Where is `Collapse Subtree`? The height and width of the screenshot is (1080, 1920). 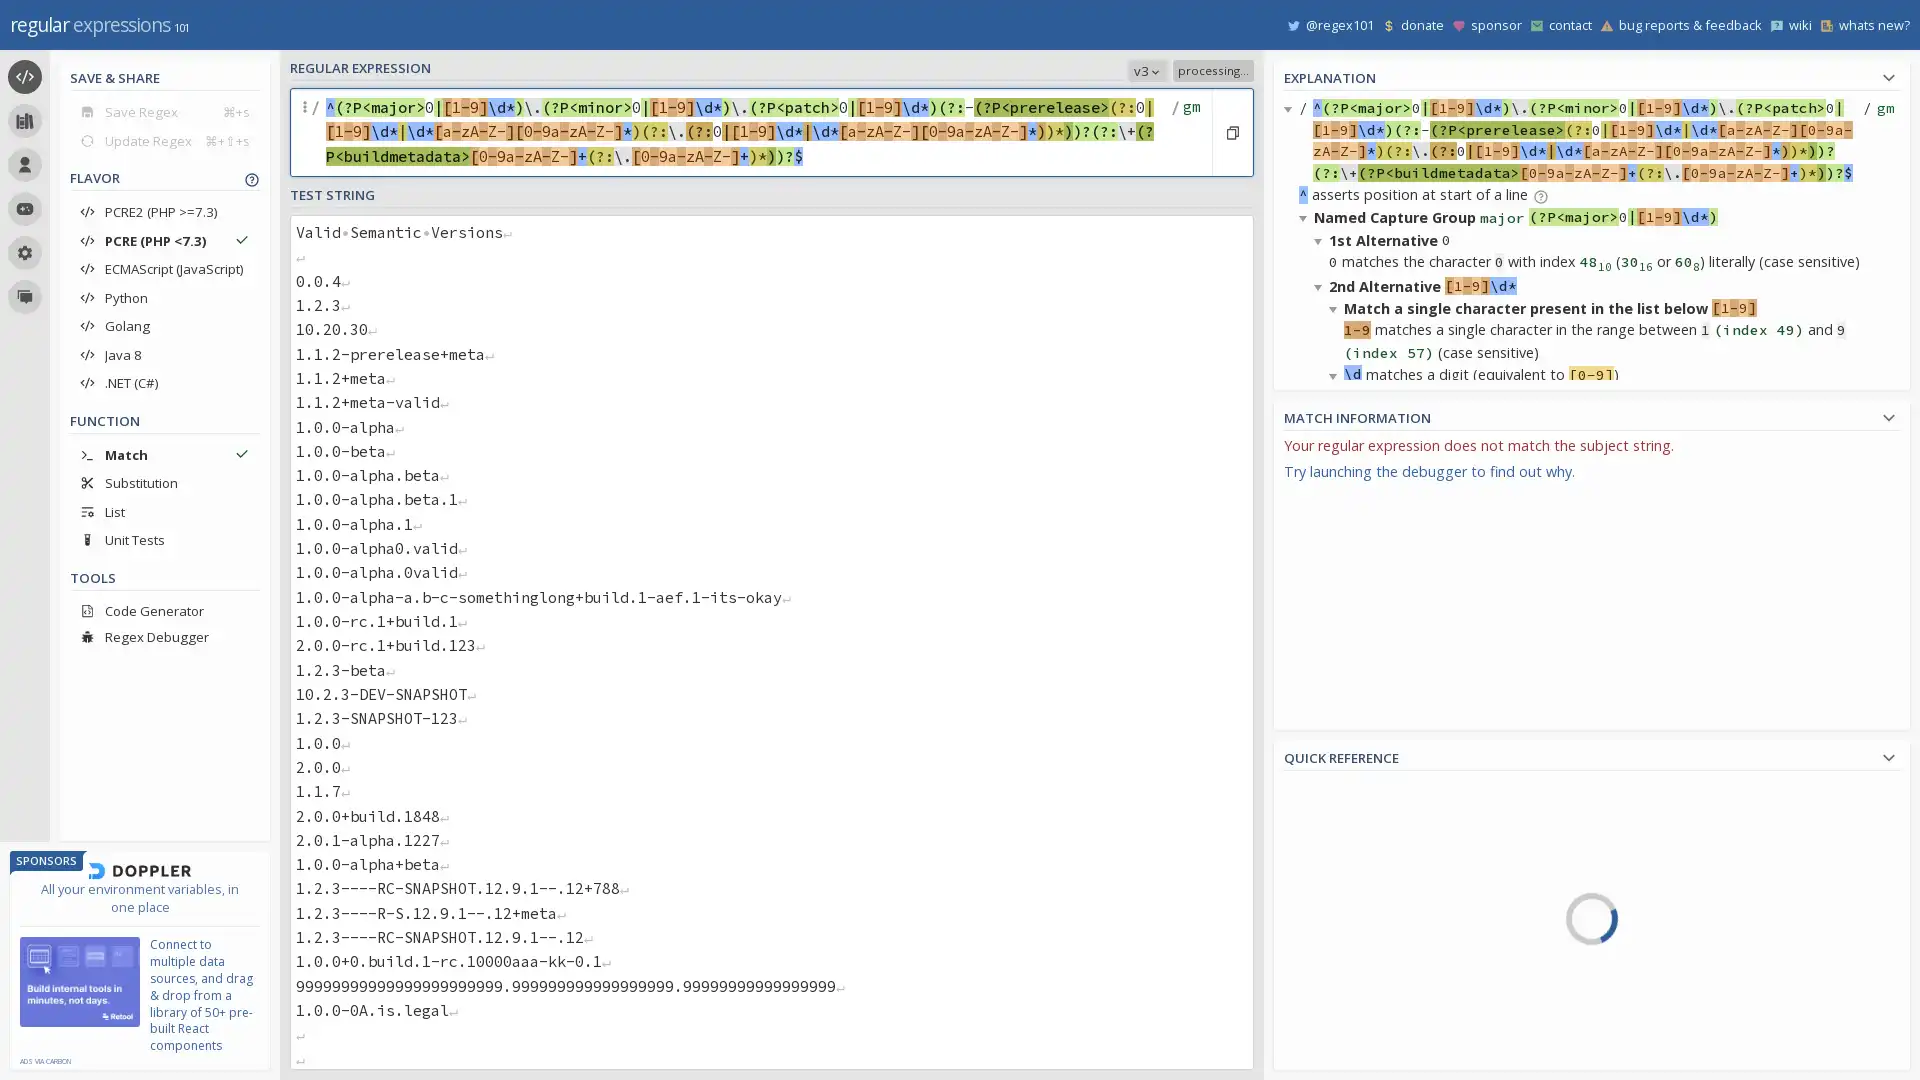 Collapse Subtree is located at coordinates (1336, 623).